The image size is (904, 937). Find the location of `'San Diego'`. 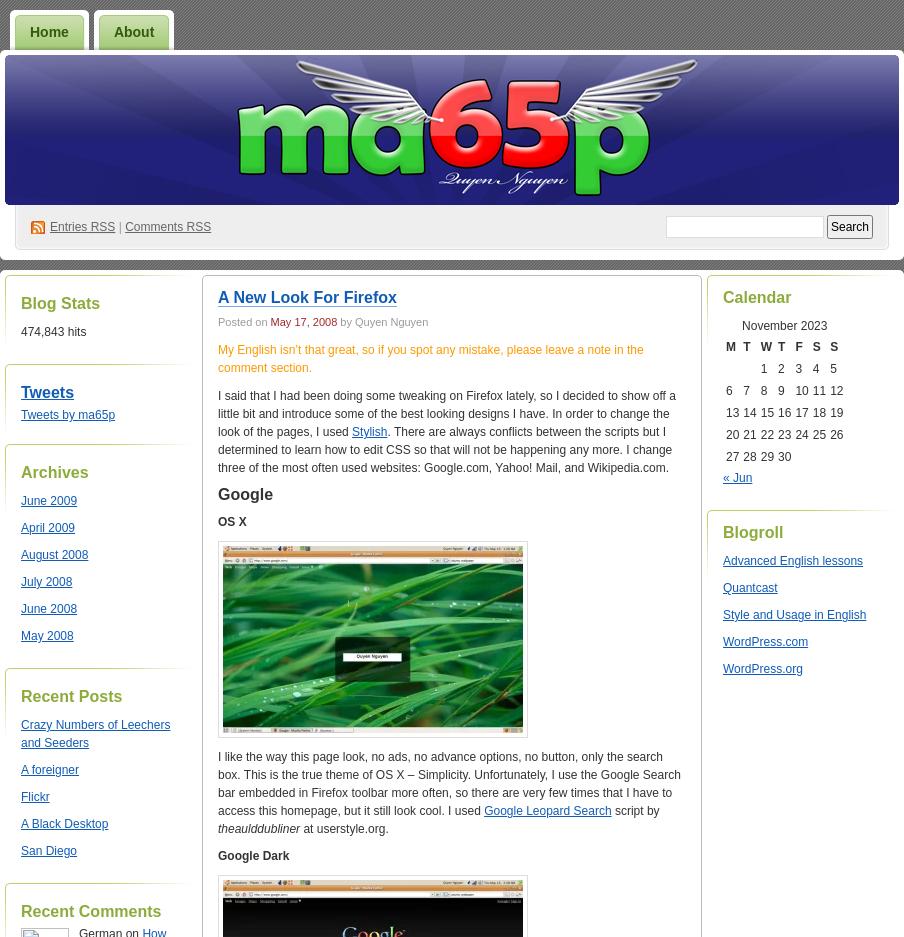

'San Diego' is located at coordinates (47, 850).